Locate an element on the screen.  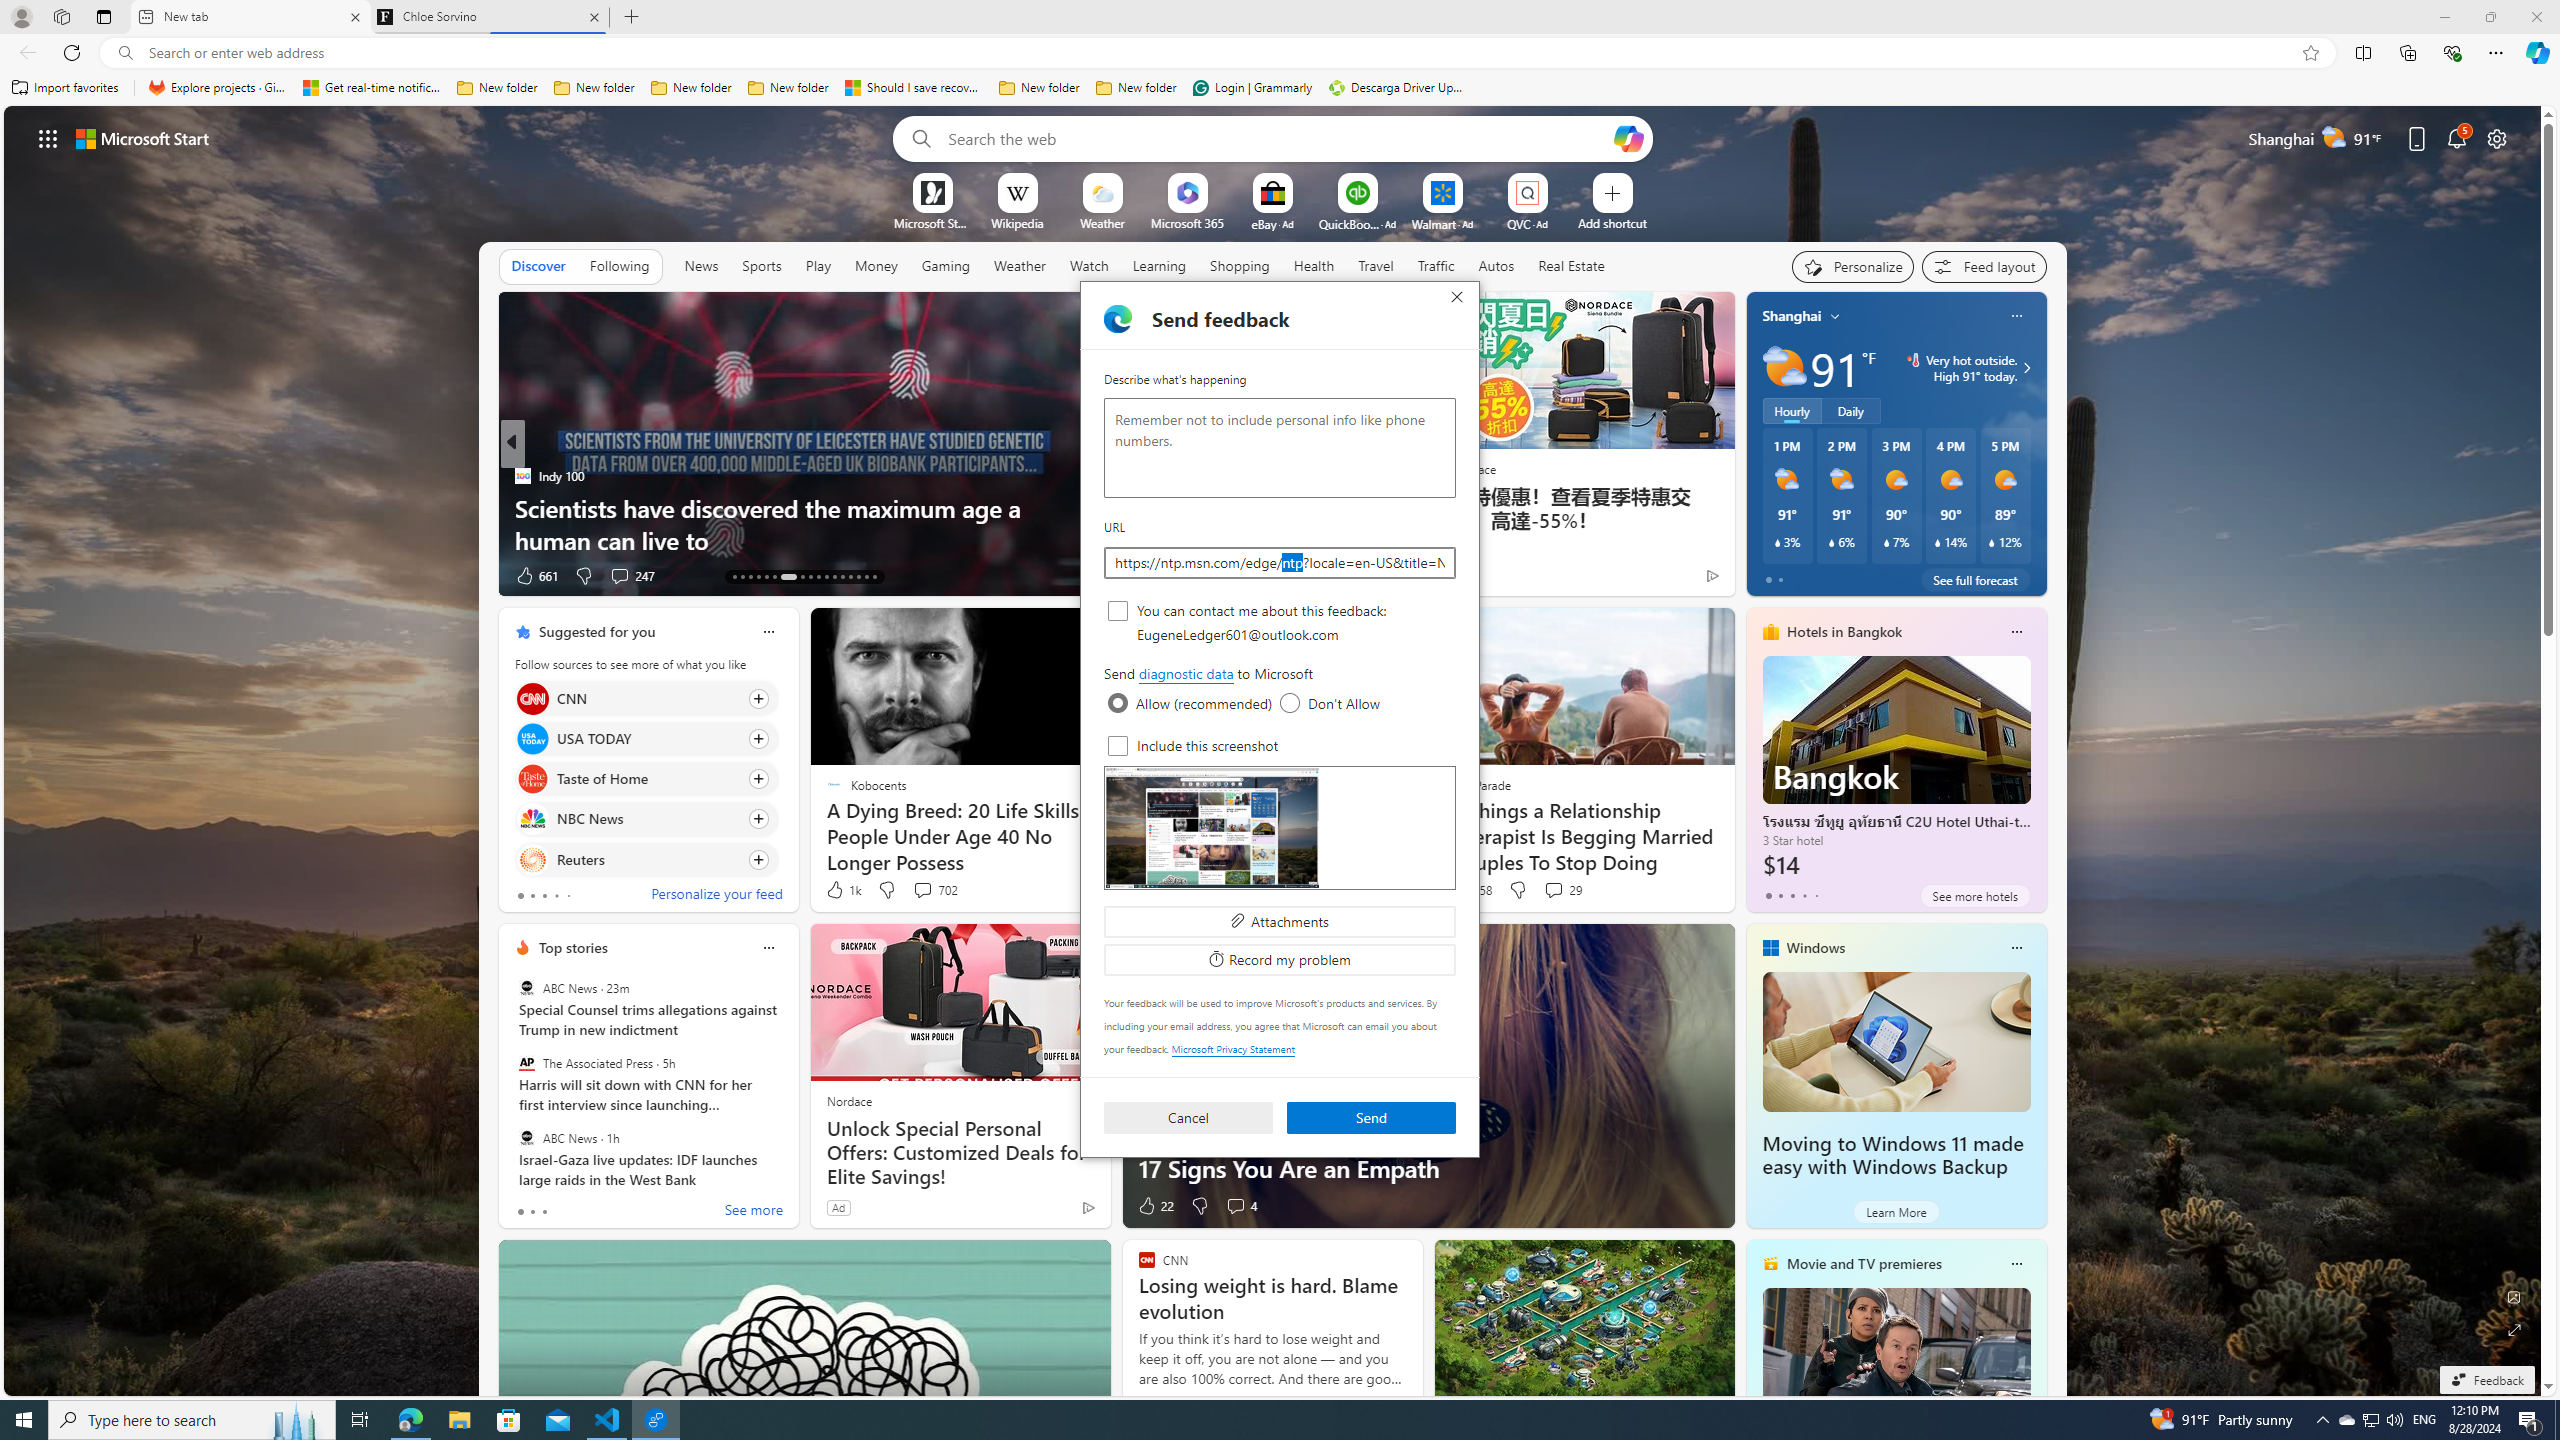
'Gaming' is located at coordinates (945, 264).